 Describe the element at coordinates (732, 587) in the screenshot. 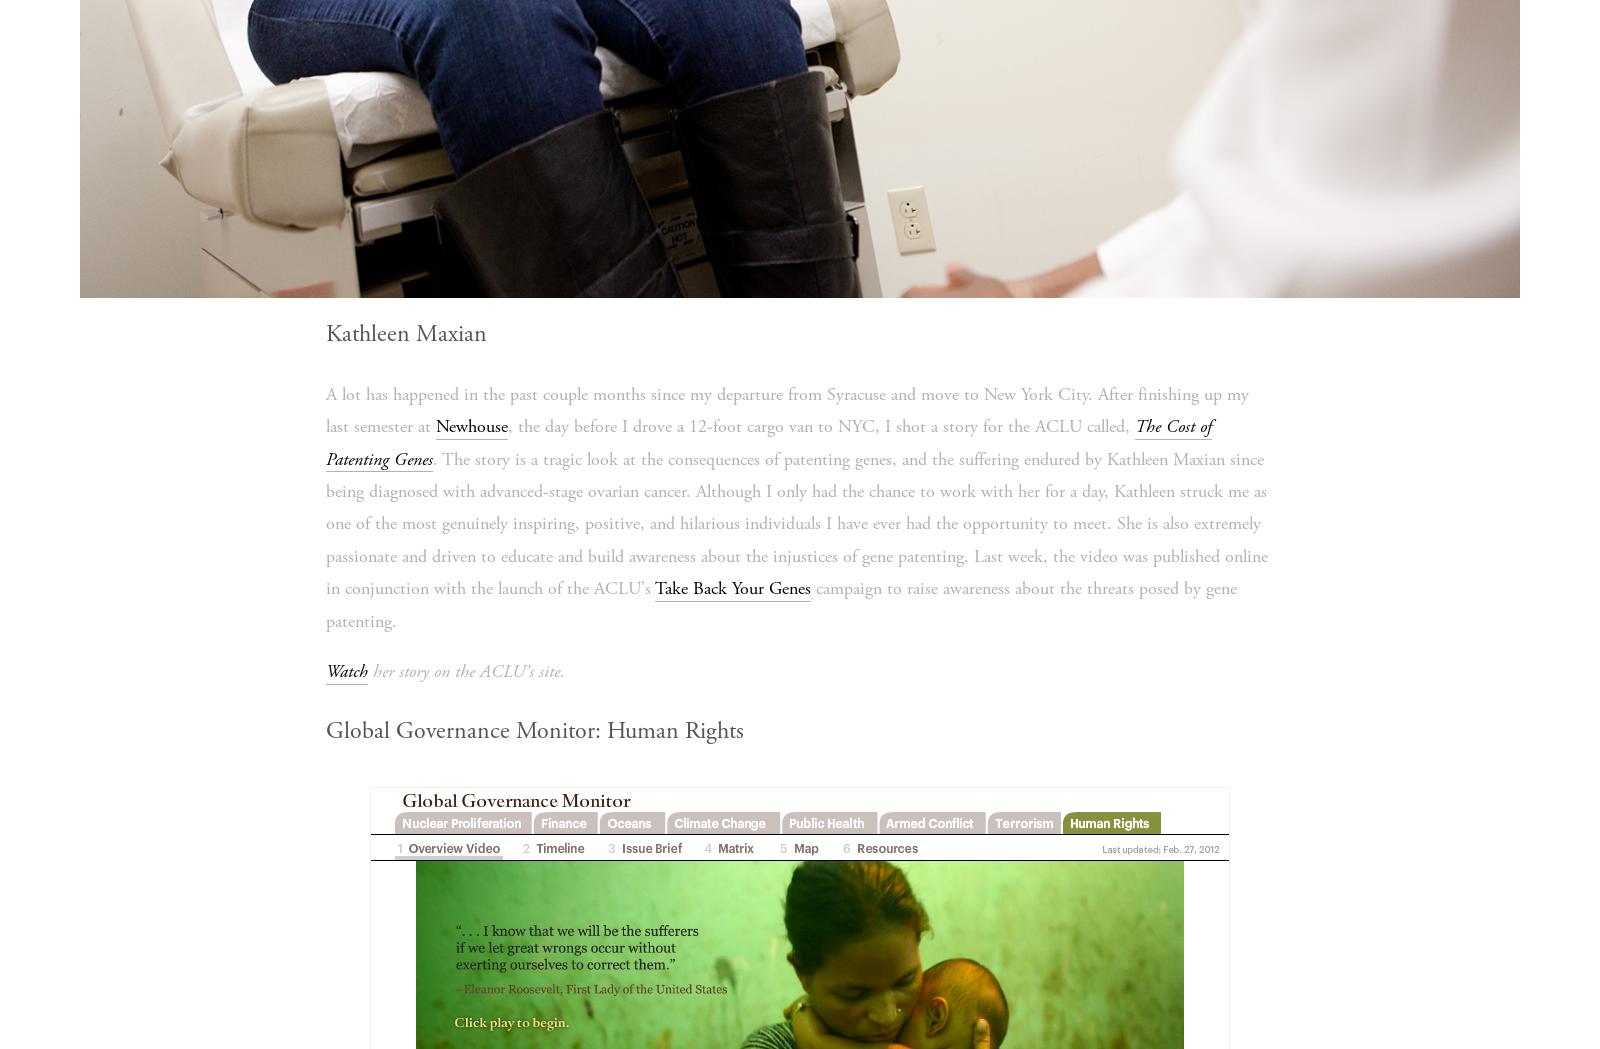

I see `'Take Back Your Genes'` at that location.